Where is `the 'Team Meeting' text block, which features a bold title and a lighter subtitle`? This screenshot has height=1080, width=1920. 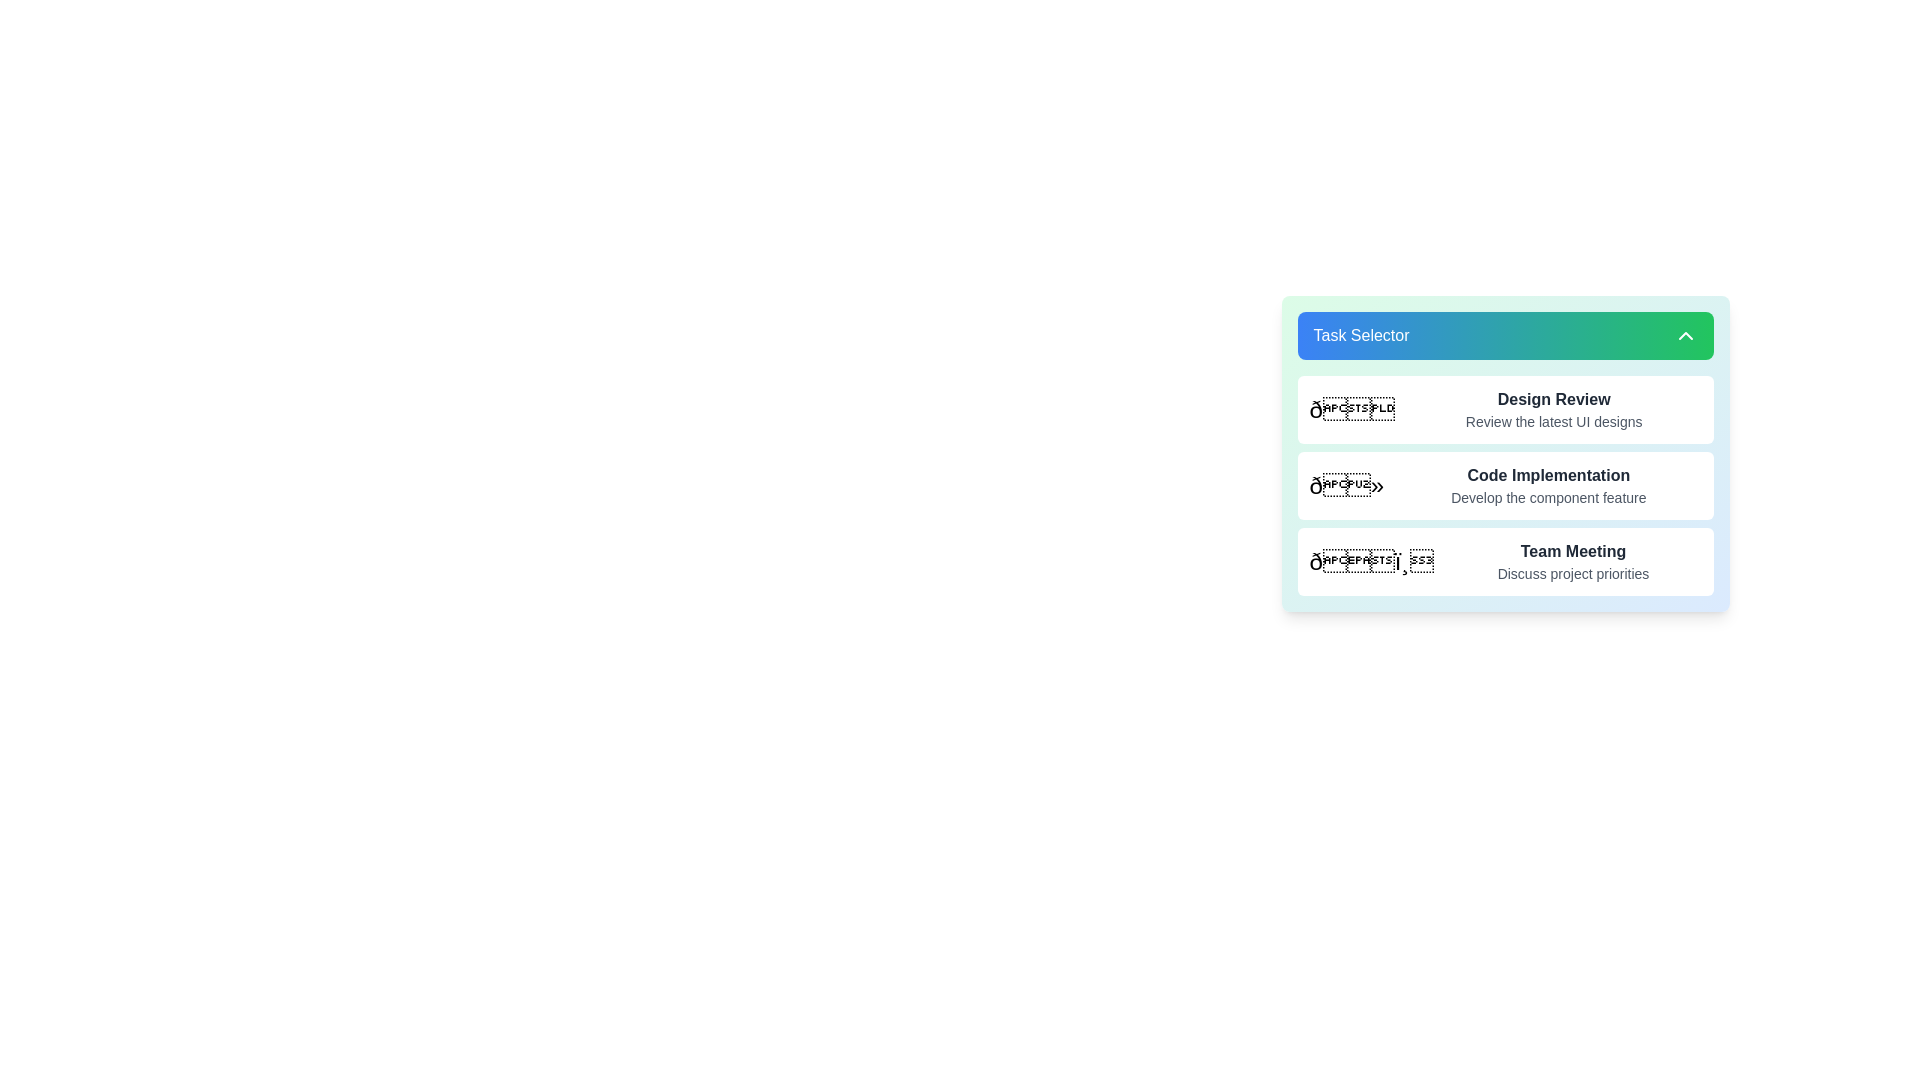
the 'Team Meeting' text block, which features a bold title and a lighter subtitle is located at coordinates (1572, 562).